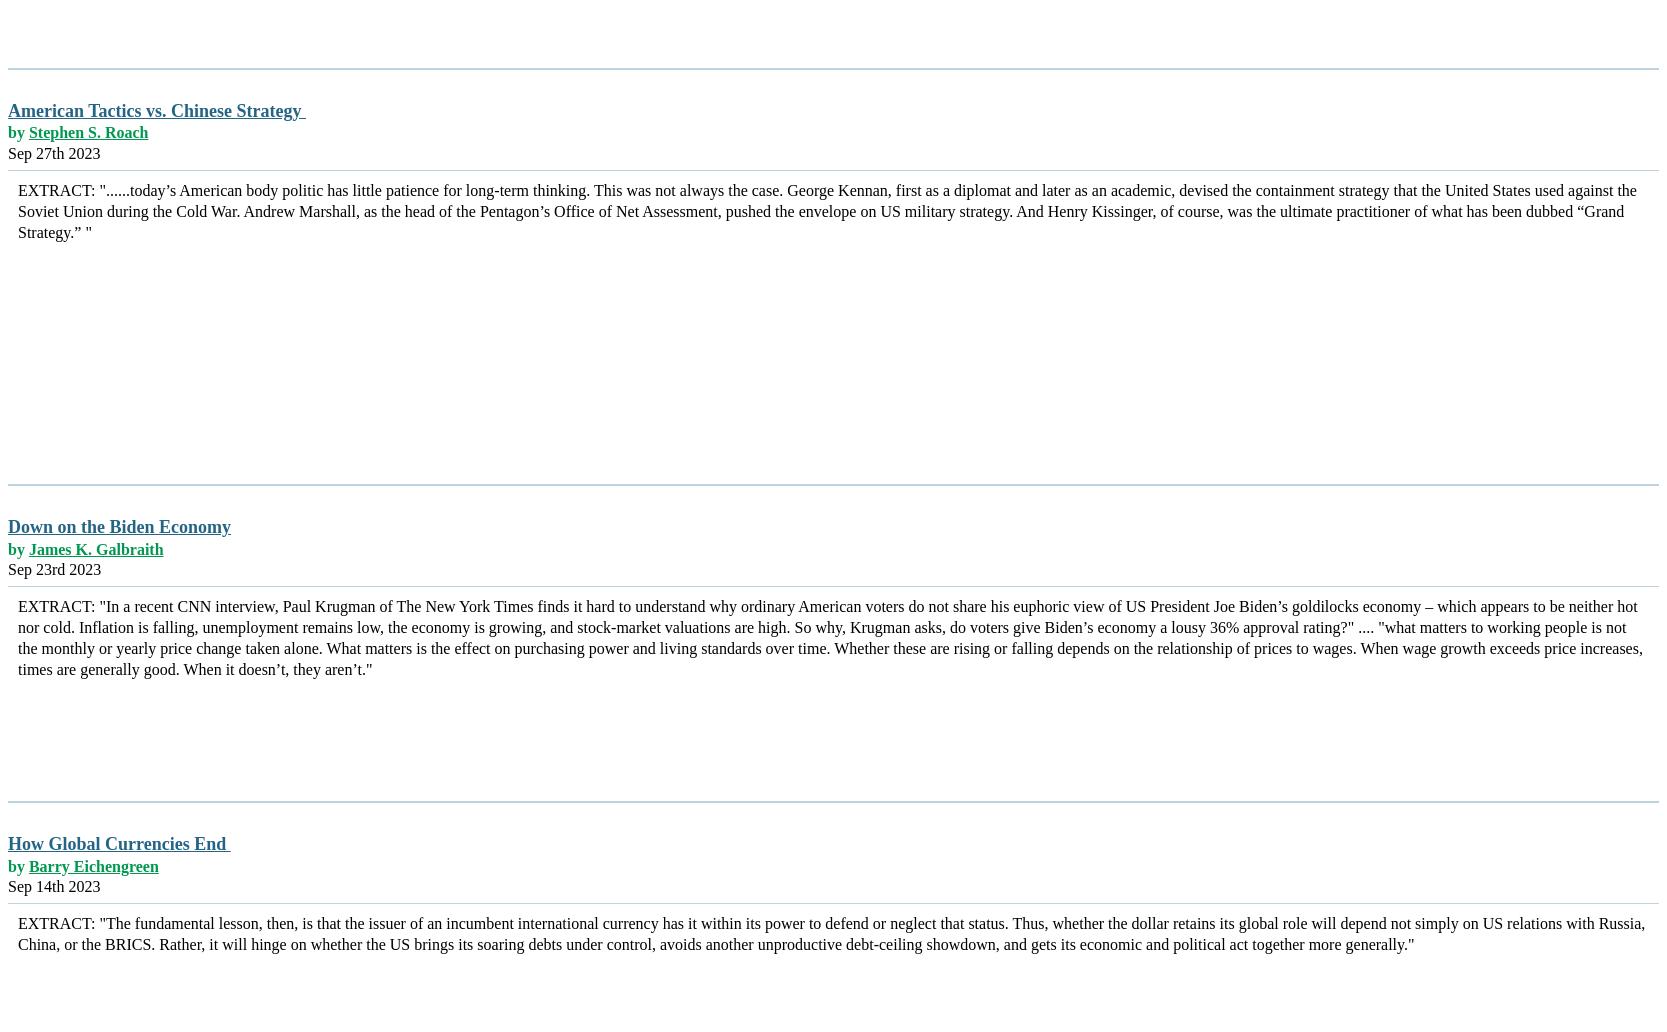 The image size is (1667, 1032). I want to click on 'American Tactics vs. Chinese Strategy', so click(156, 110).